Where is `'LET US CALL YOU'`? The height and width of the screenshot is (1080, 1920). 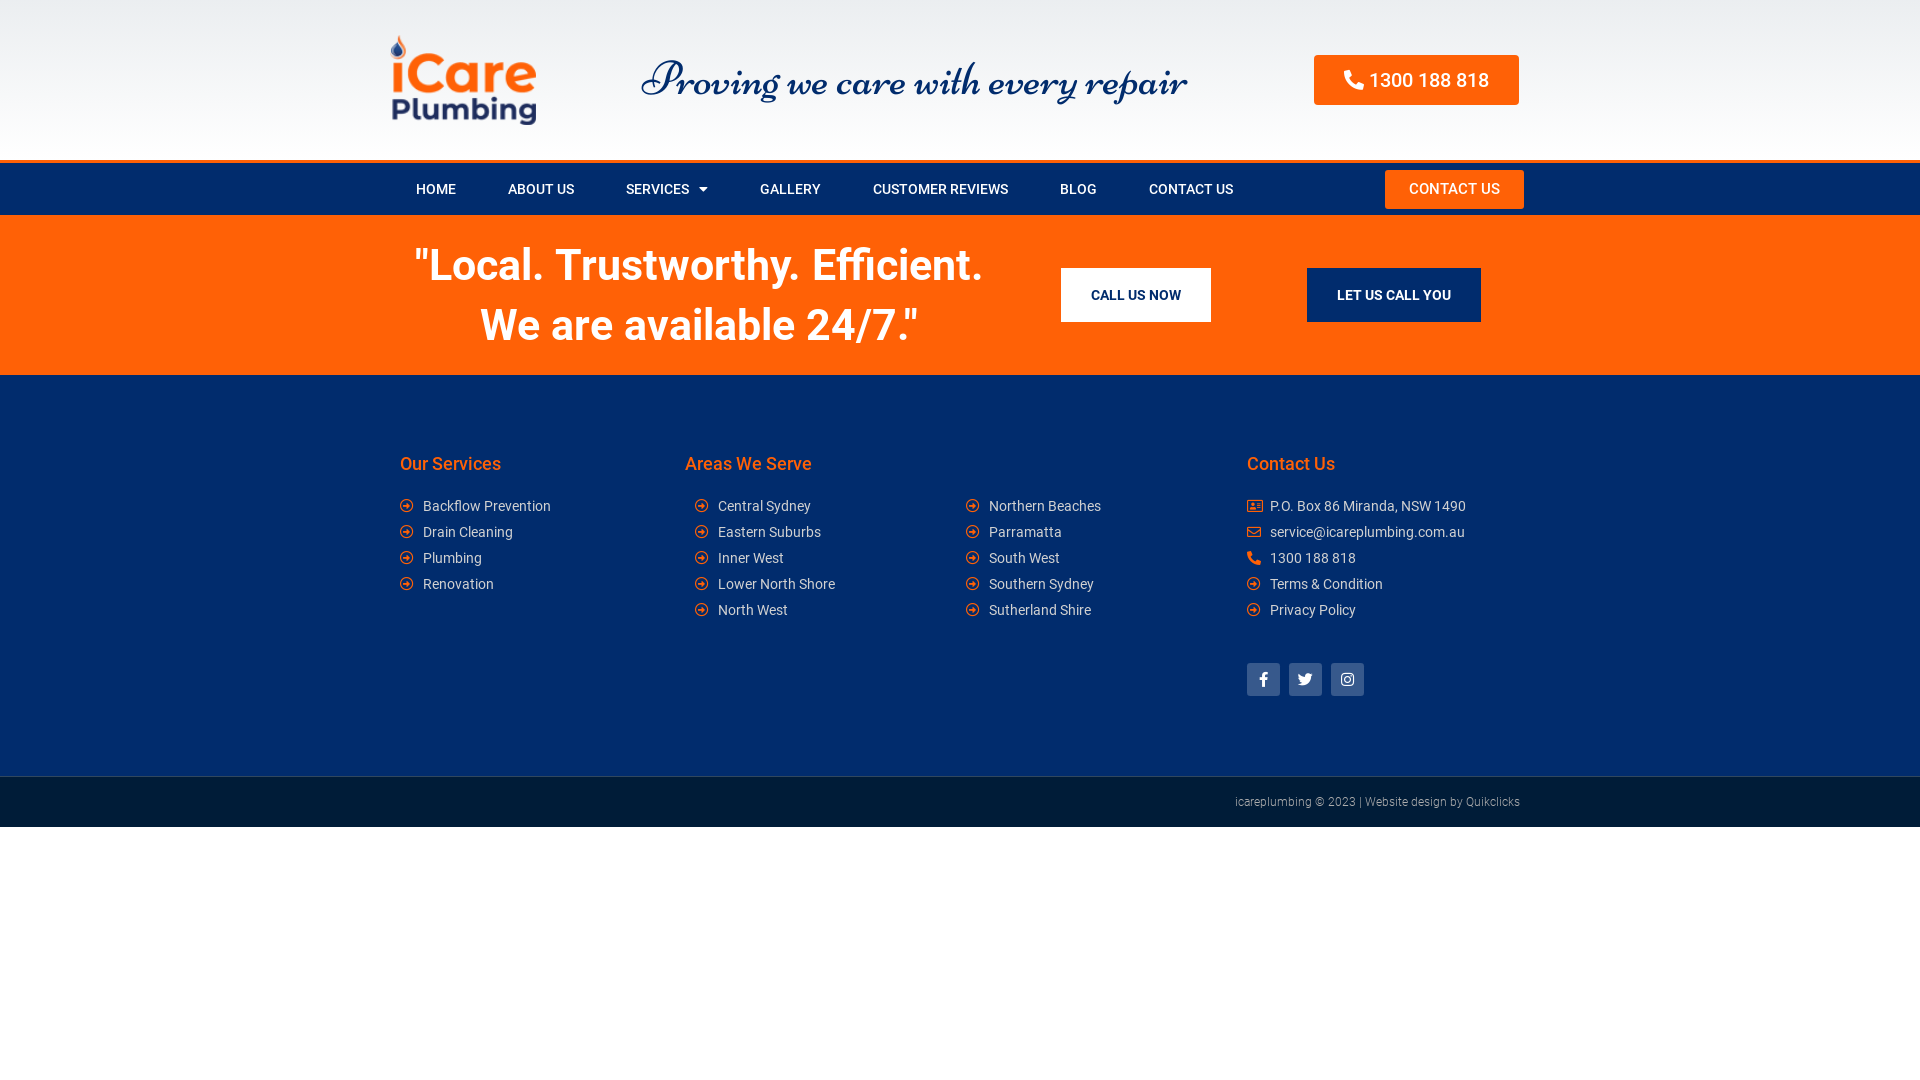 'LET US CALL YOU' is located at coordinates (1392, 294).